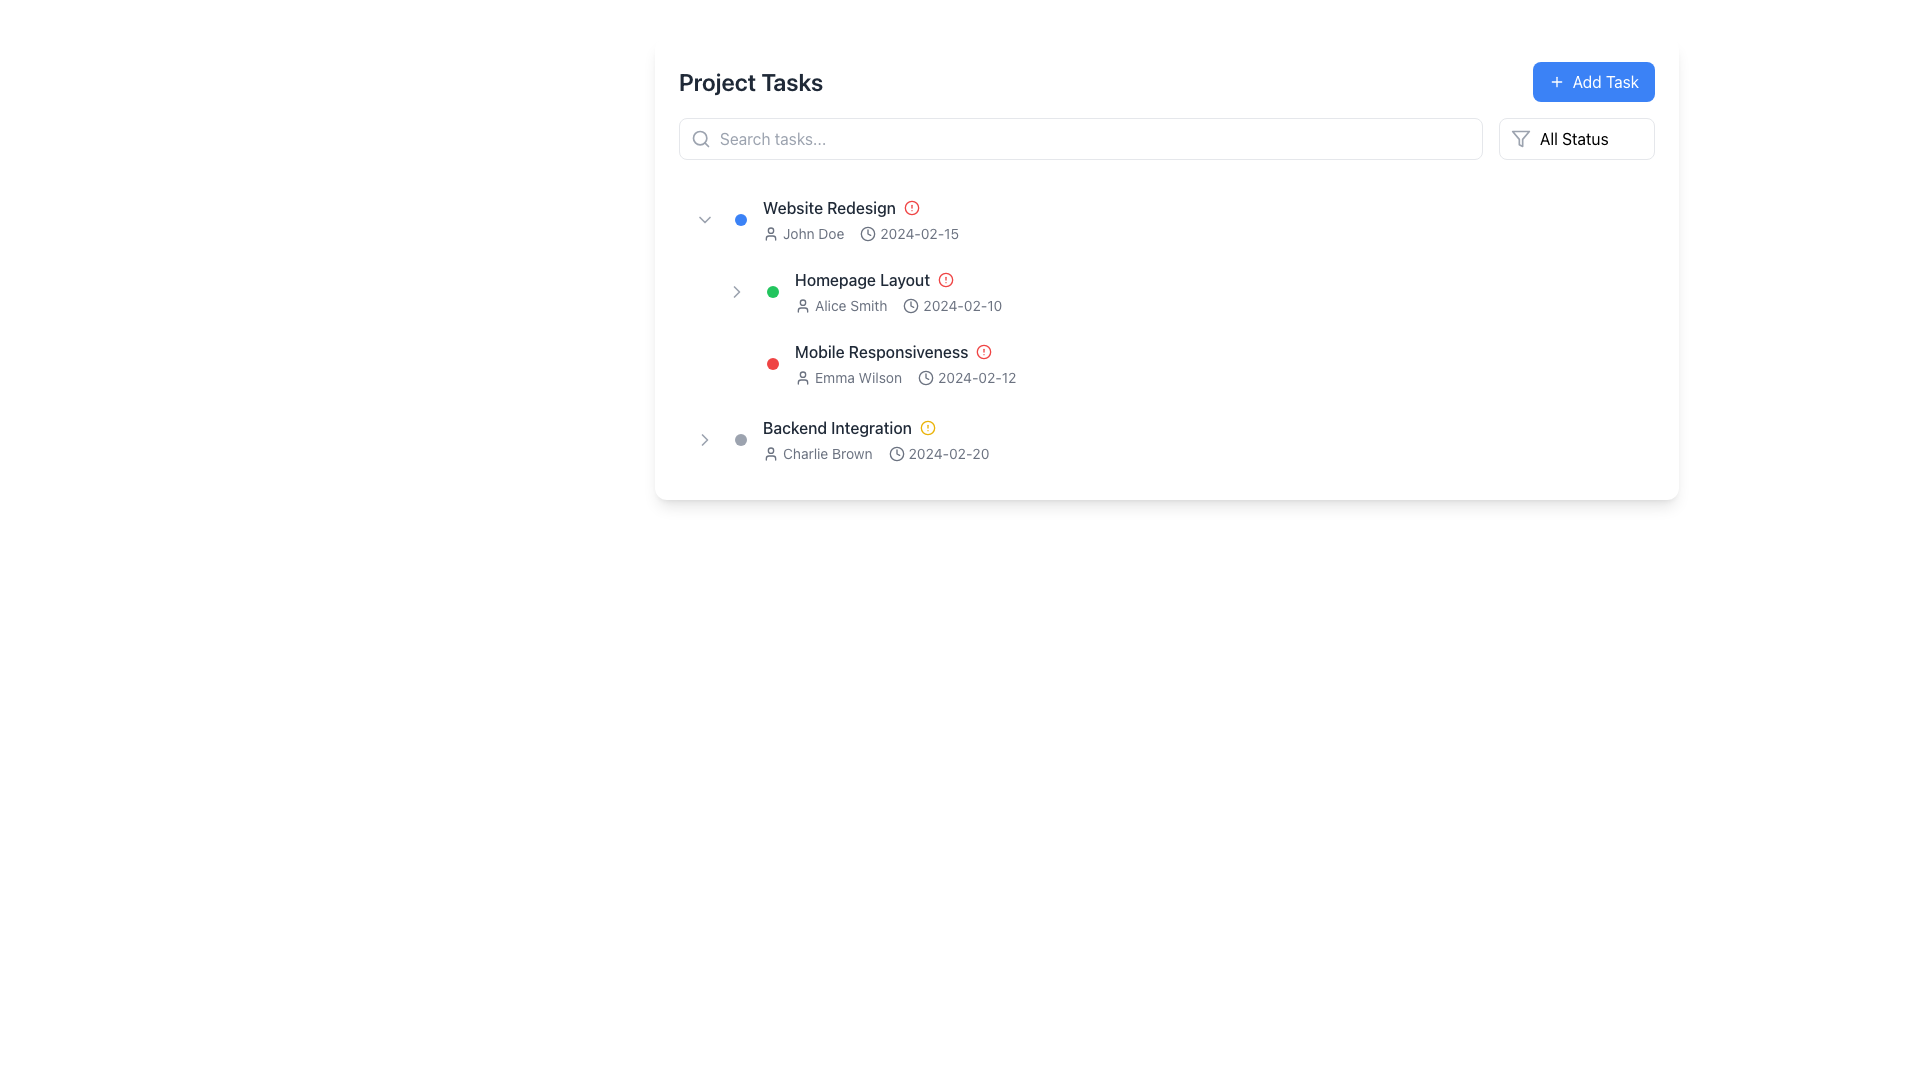 The image size is (1920, 1080). What do you see at coordinates (938, 454) in the screenshot?
I see `the Text label displaying the due date for the task located in the 'Backend Integration' section, to the right of 'Charlie Brown'` at bounding box center [938, 454].